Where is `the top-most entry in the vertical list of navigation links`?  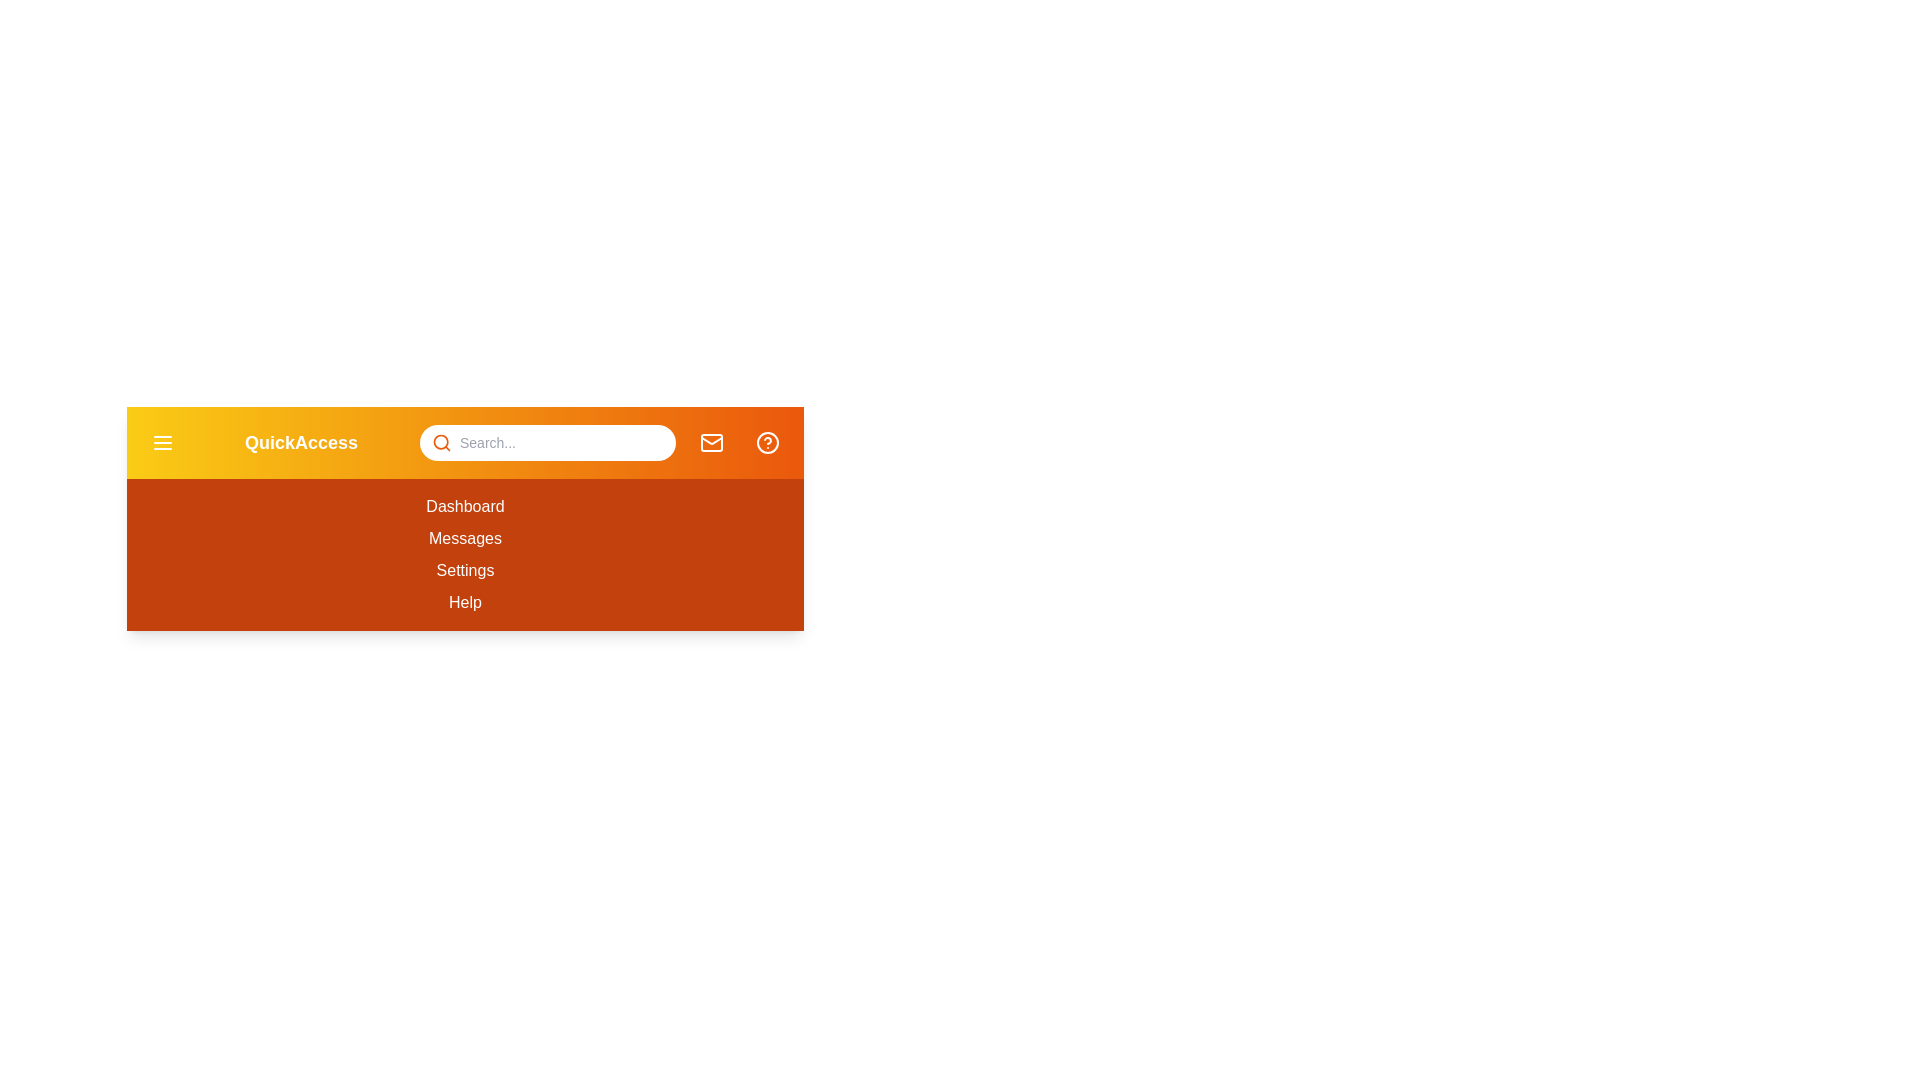 the top-most entry in the vertical list of navigation links is located at coordinates (464, 505).